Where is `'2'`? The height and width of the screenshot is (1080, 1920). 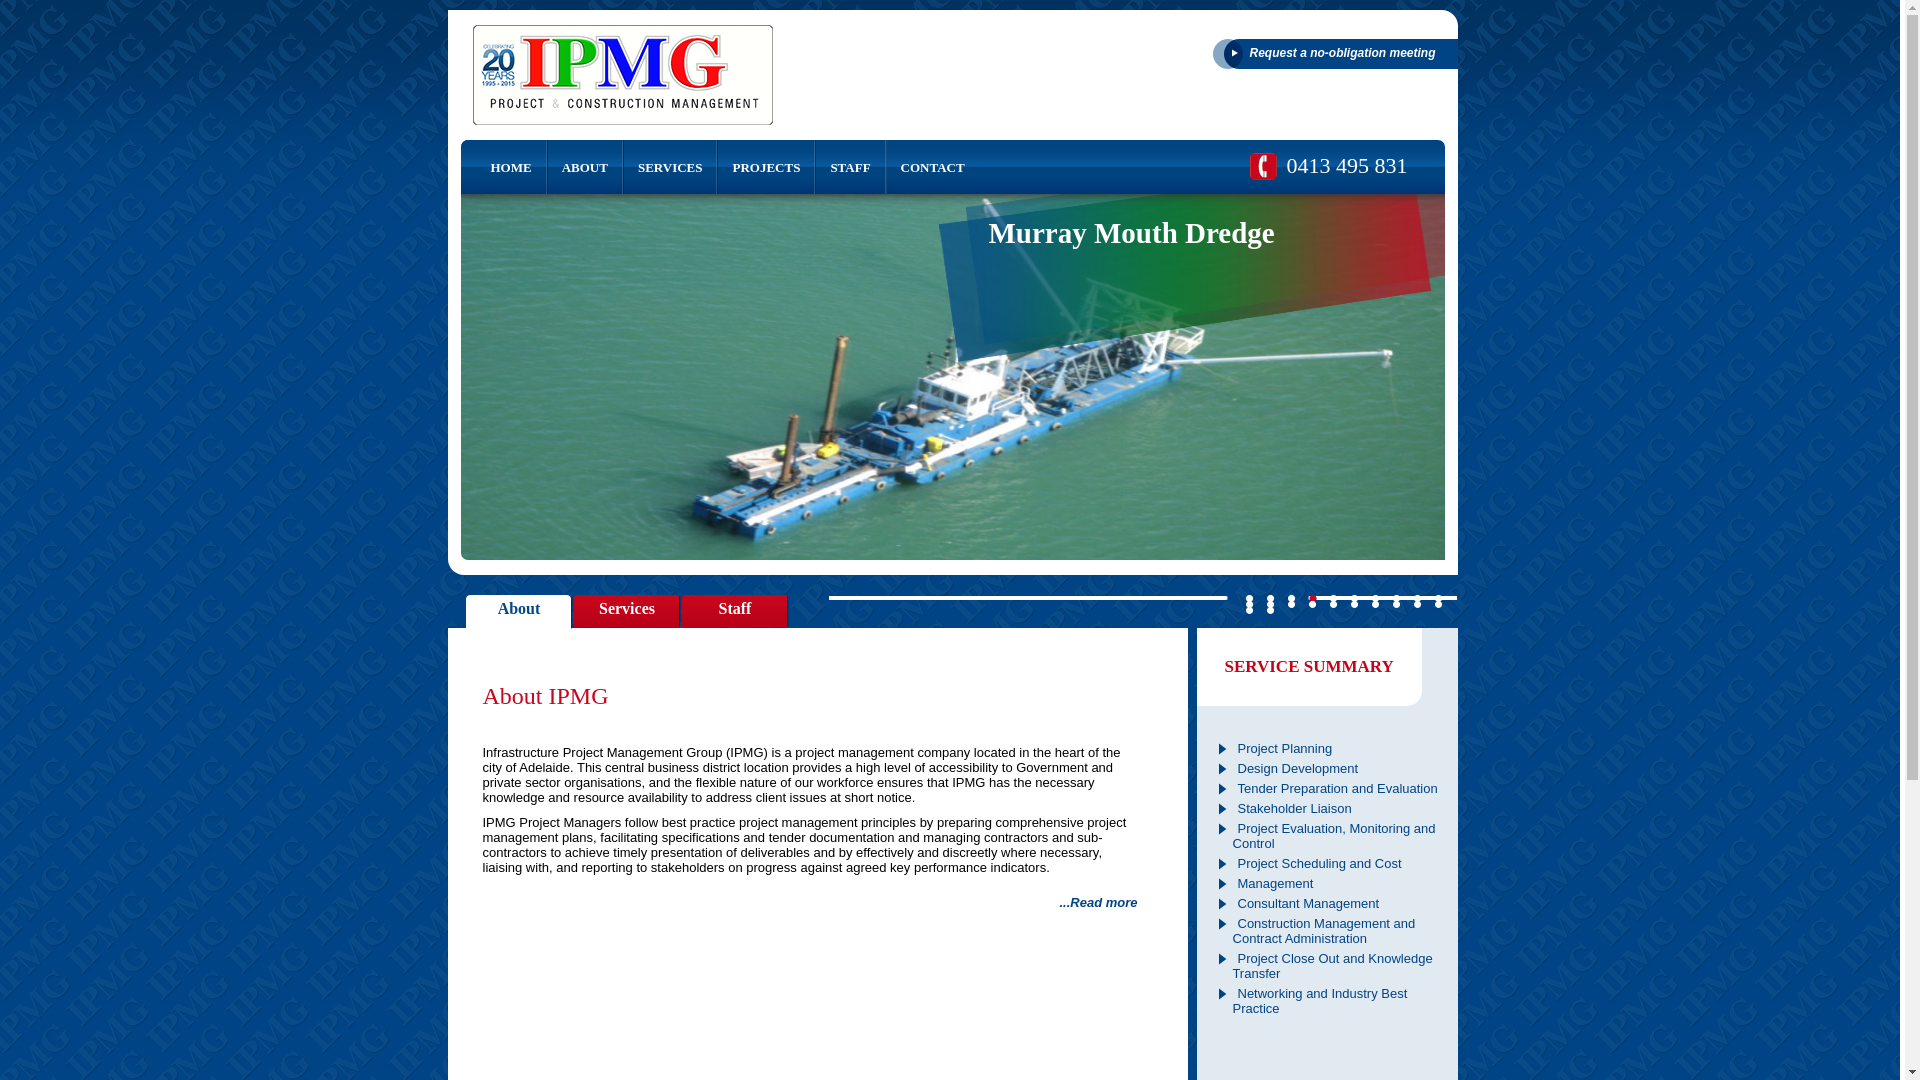 '2' is located at coordinates (1269, 596).